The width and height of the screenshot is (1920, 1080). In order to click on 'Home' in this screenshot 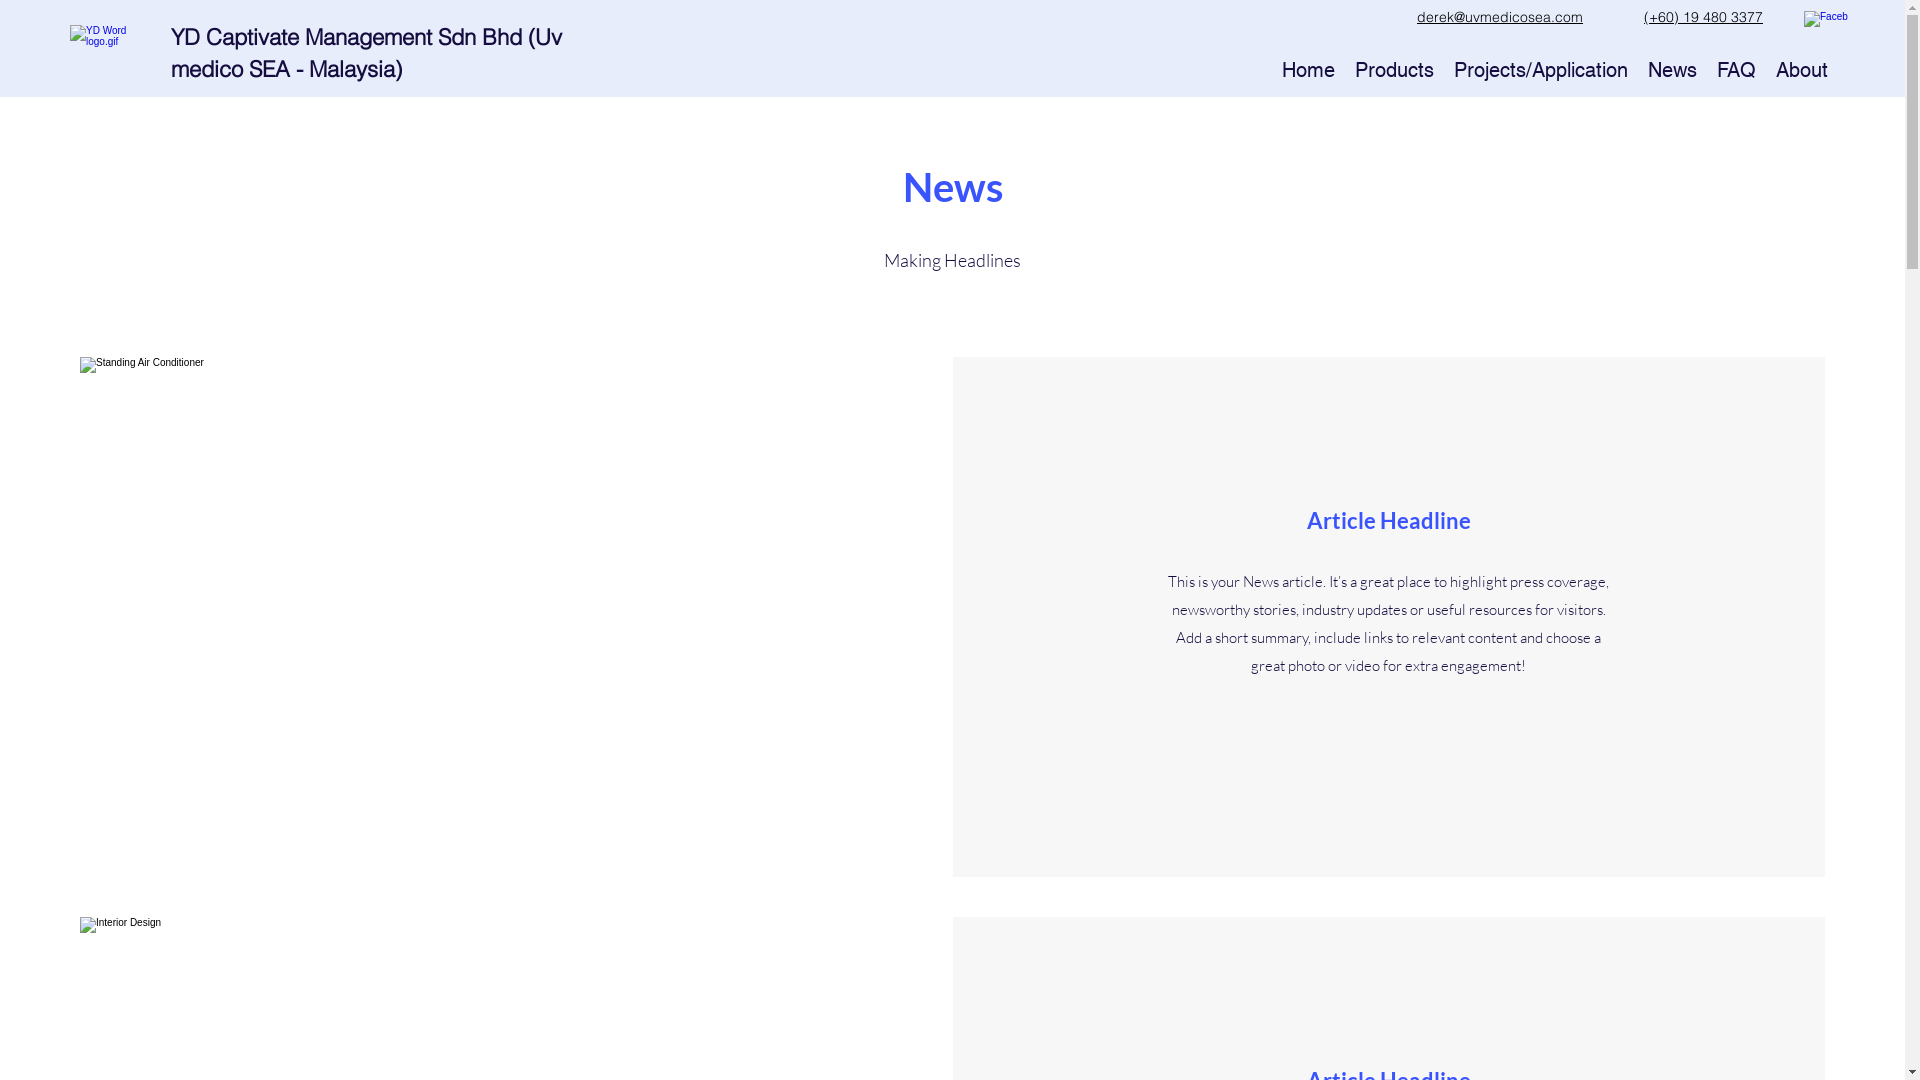, I will do `click(1308, 68)`.